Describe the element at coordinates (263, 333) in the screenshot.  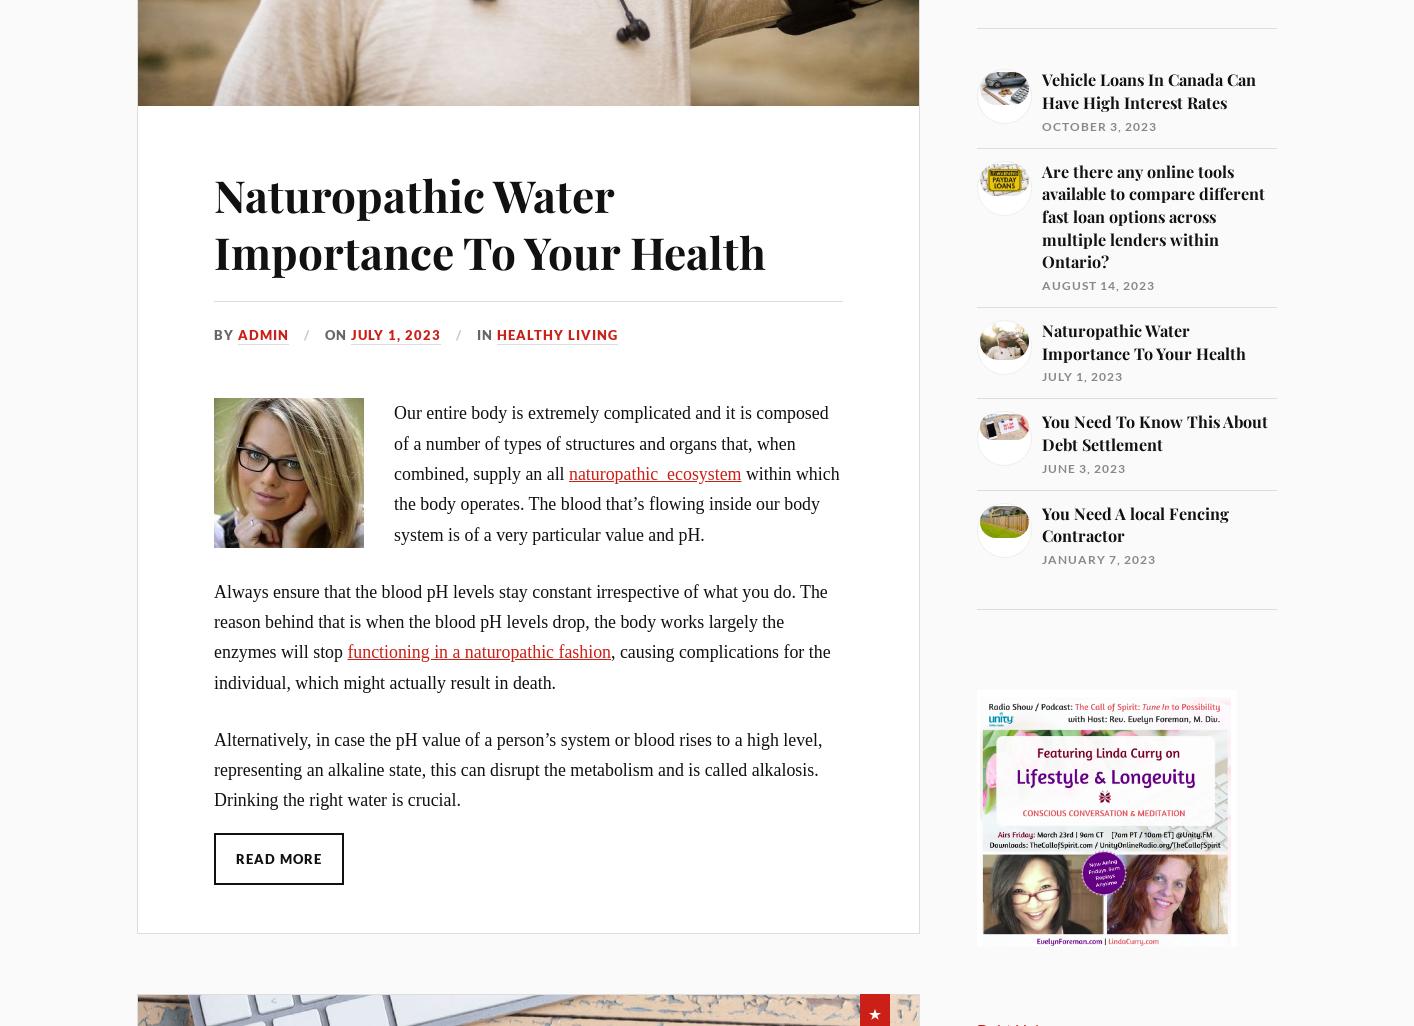
I see `'admin'` at that location.